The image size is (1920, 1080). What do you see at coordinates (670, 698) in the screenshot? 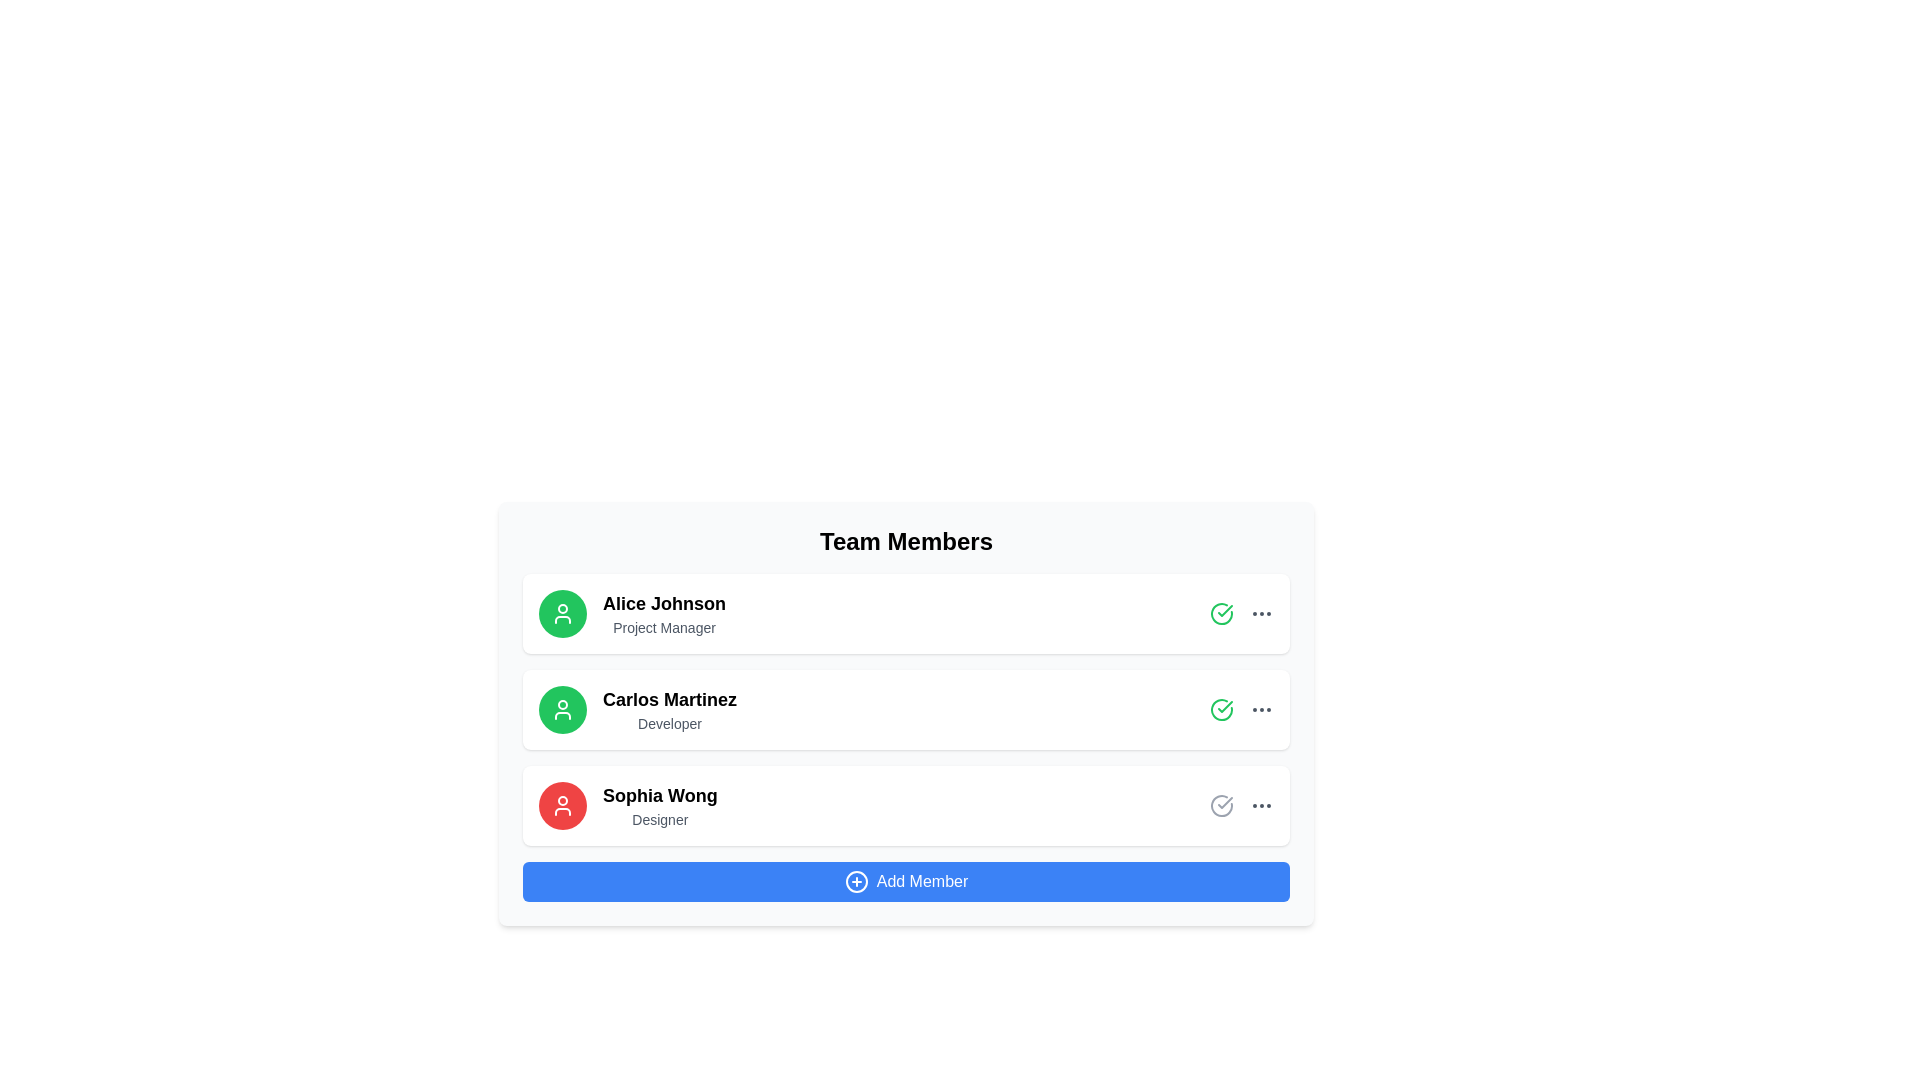
I see `the text display element indicating the team member's name in the 'Team Members' list` at bounding box center [670, 698].